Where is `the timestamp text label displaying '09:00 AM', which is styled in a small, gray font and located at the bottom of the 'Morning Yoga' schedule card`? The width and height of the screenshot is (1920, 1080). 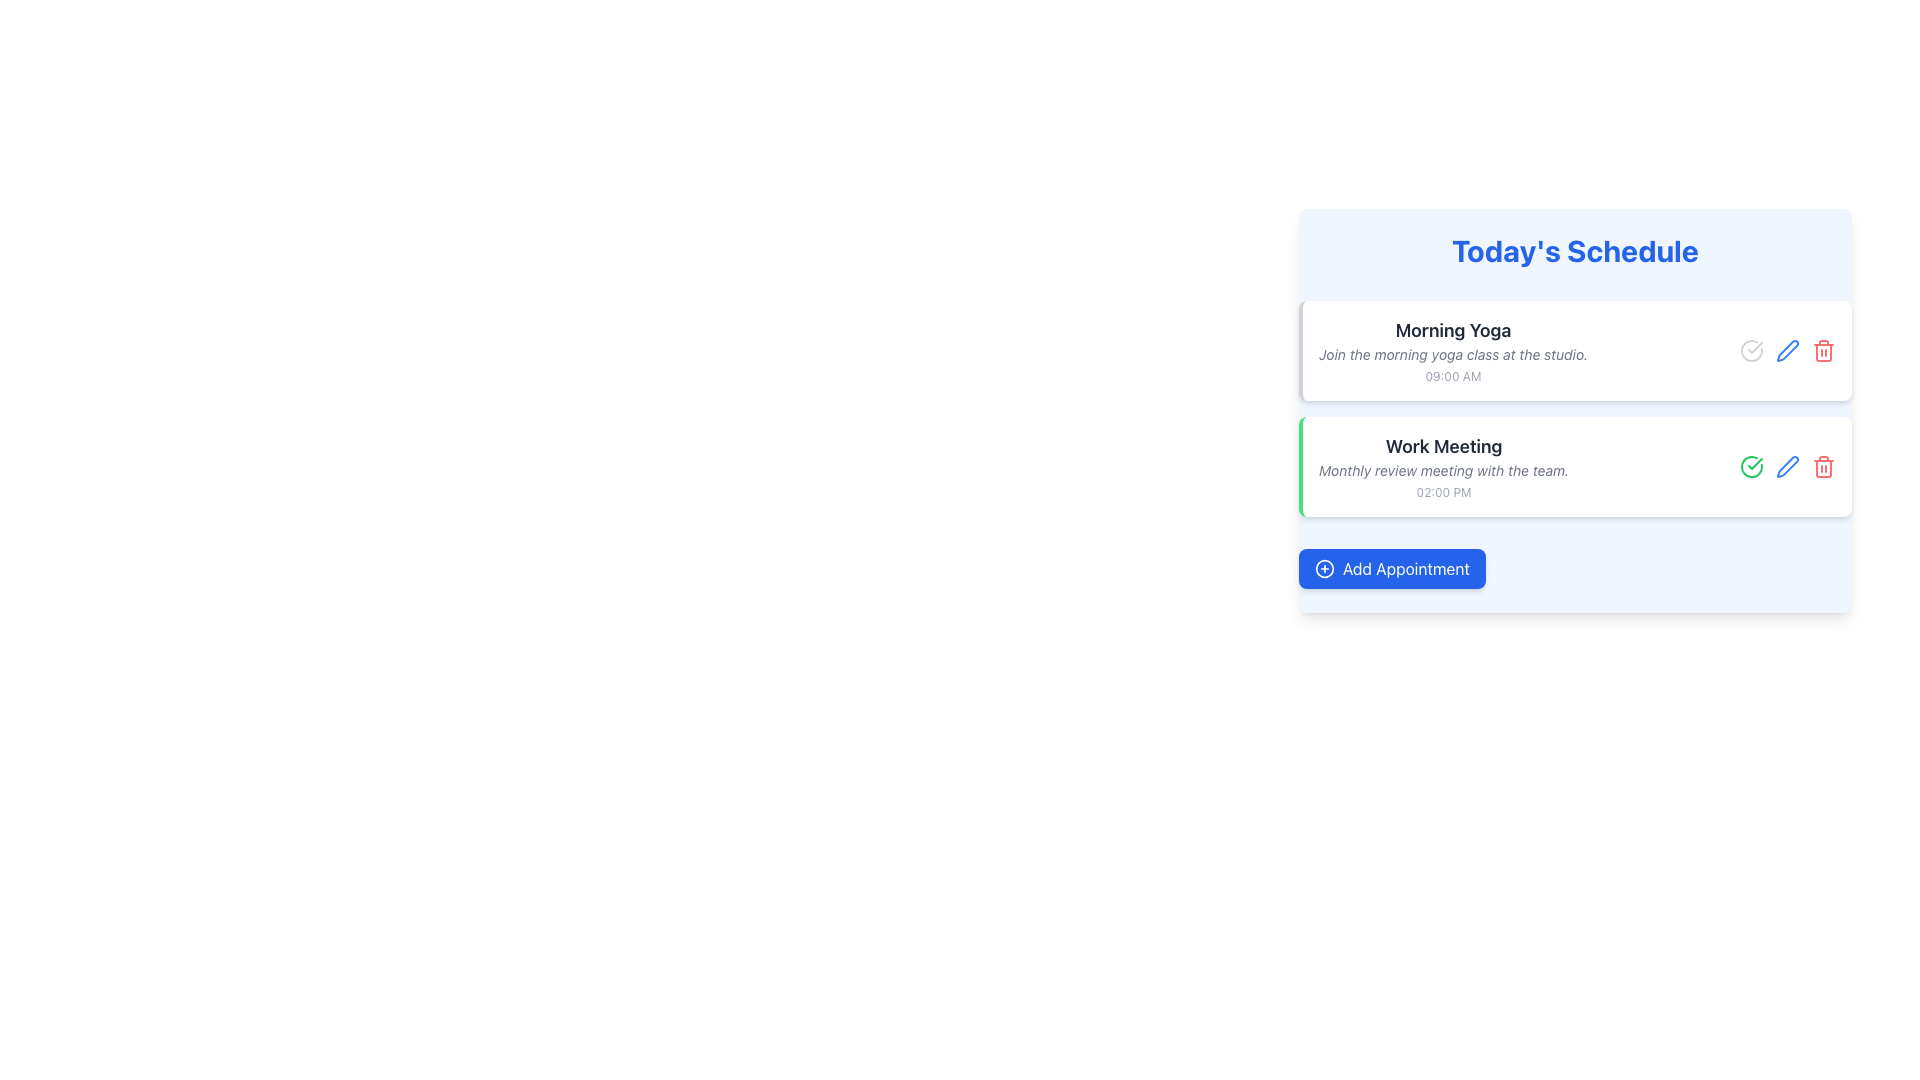
the timestamp text label displaying '09:00 AM', which is styled in a small, gray font and located at the bottom of the 'Morning Yoga' schedule card is located at coordinates (1453, 377).